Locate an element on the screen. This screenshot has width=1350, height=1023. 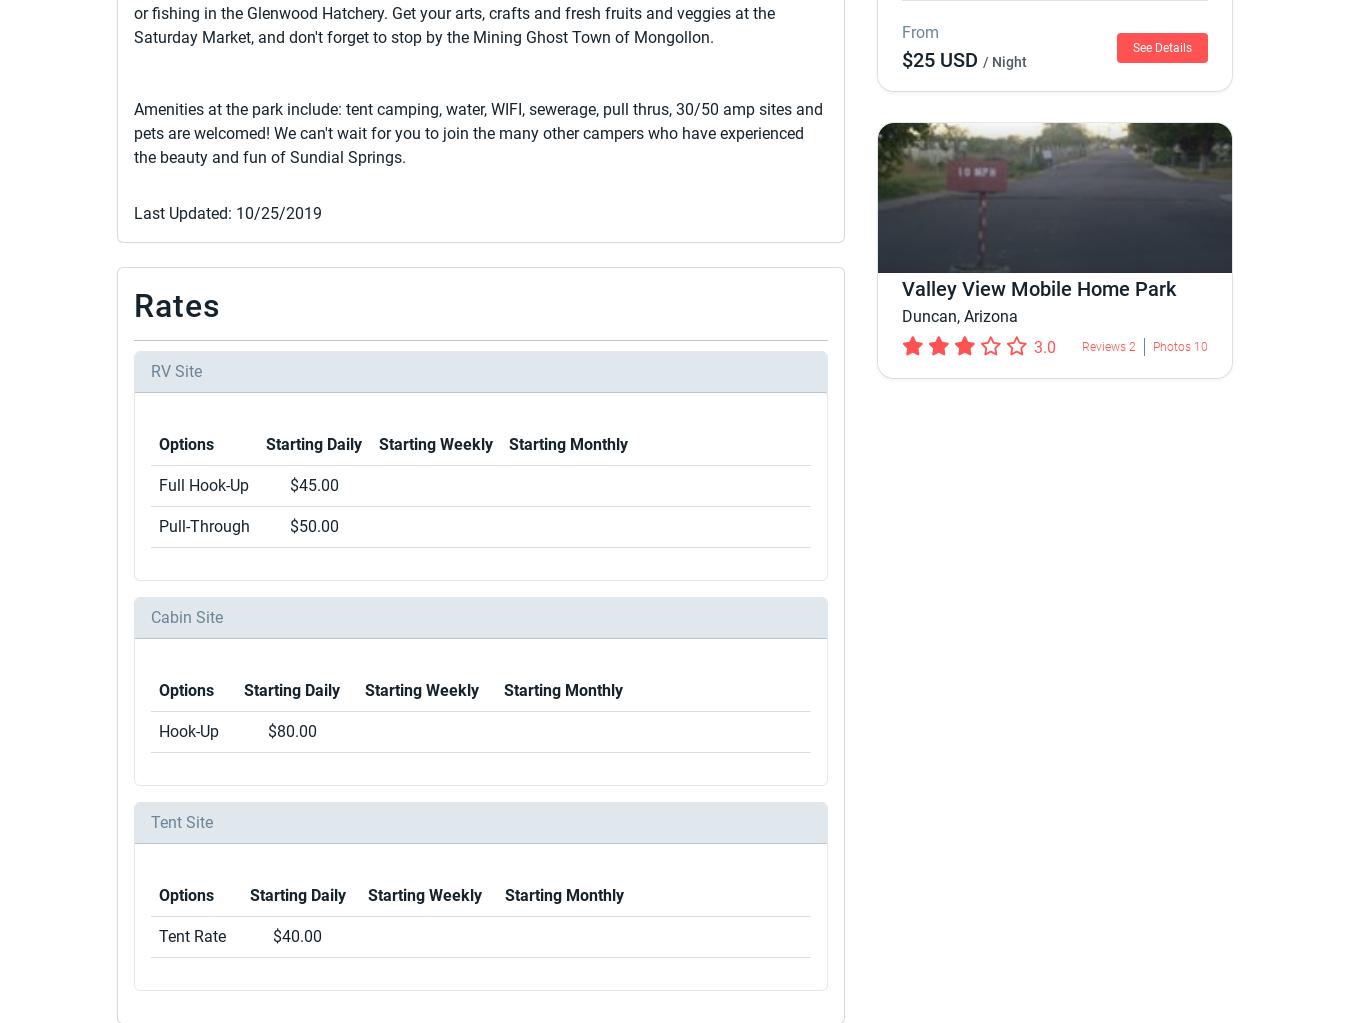
'Blog' is located at coordinates (1045, 803).